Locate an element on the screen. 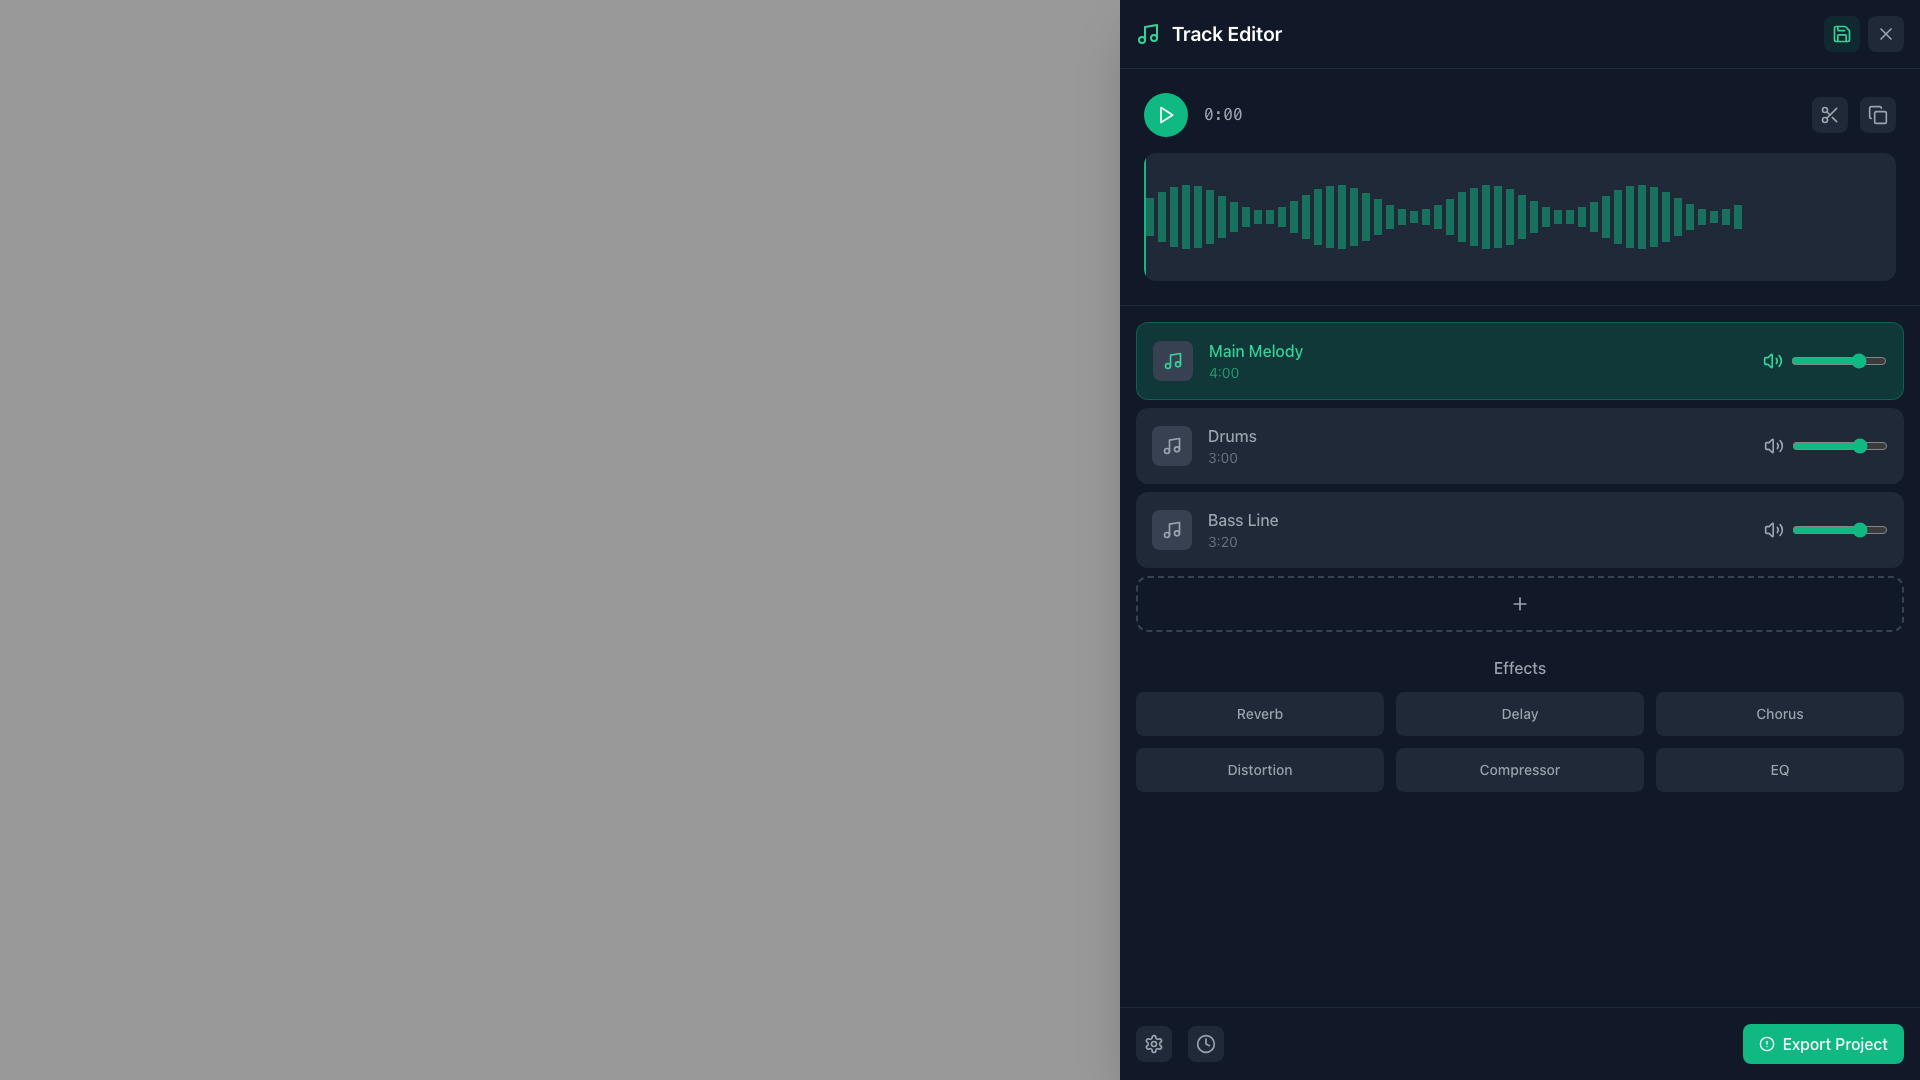 The width and height of the screenshot is (1920, 1080). the second vertical green indicator bar within the waveform visualization in the track editor interface is located at coordinates (1161, 216).